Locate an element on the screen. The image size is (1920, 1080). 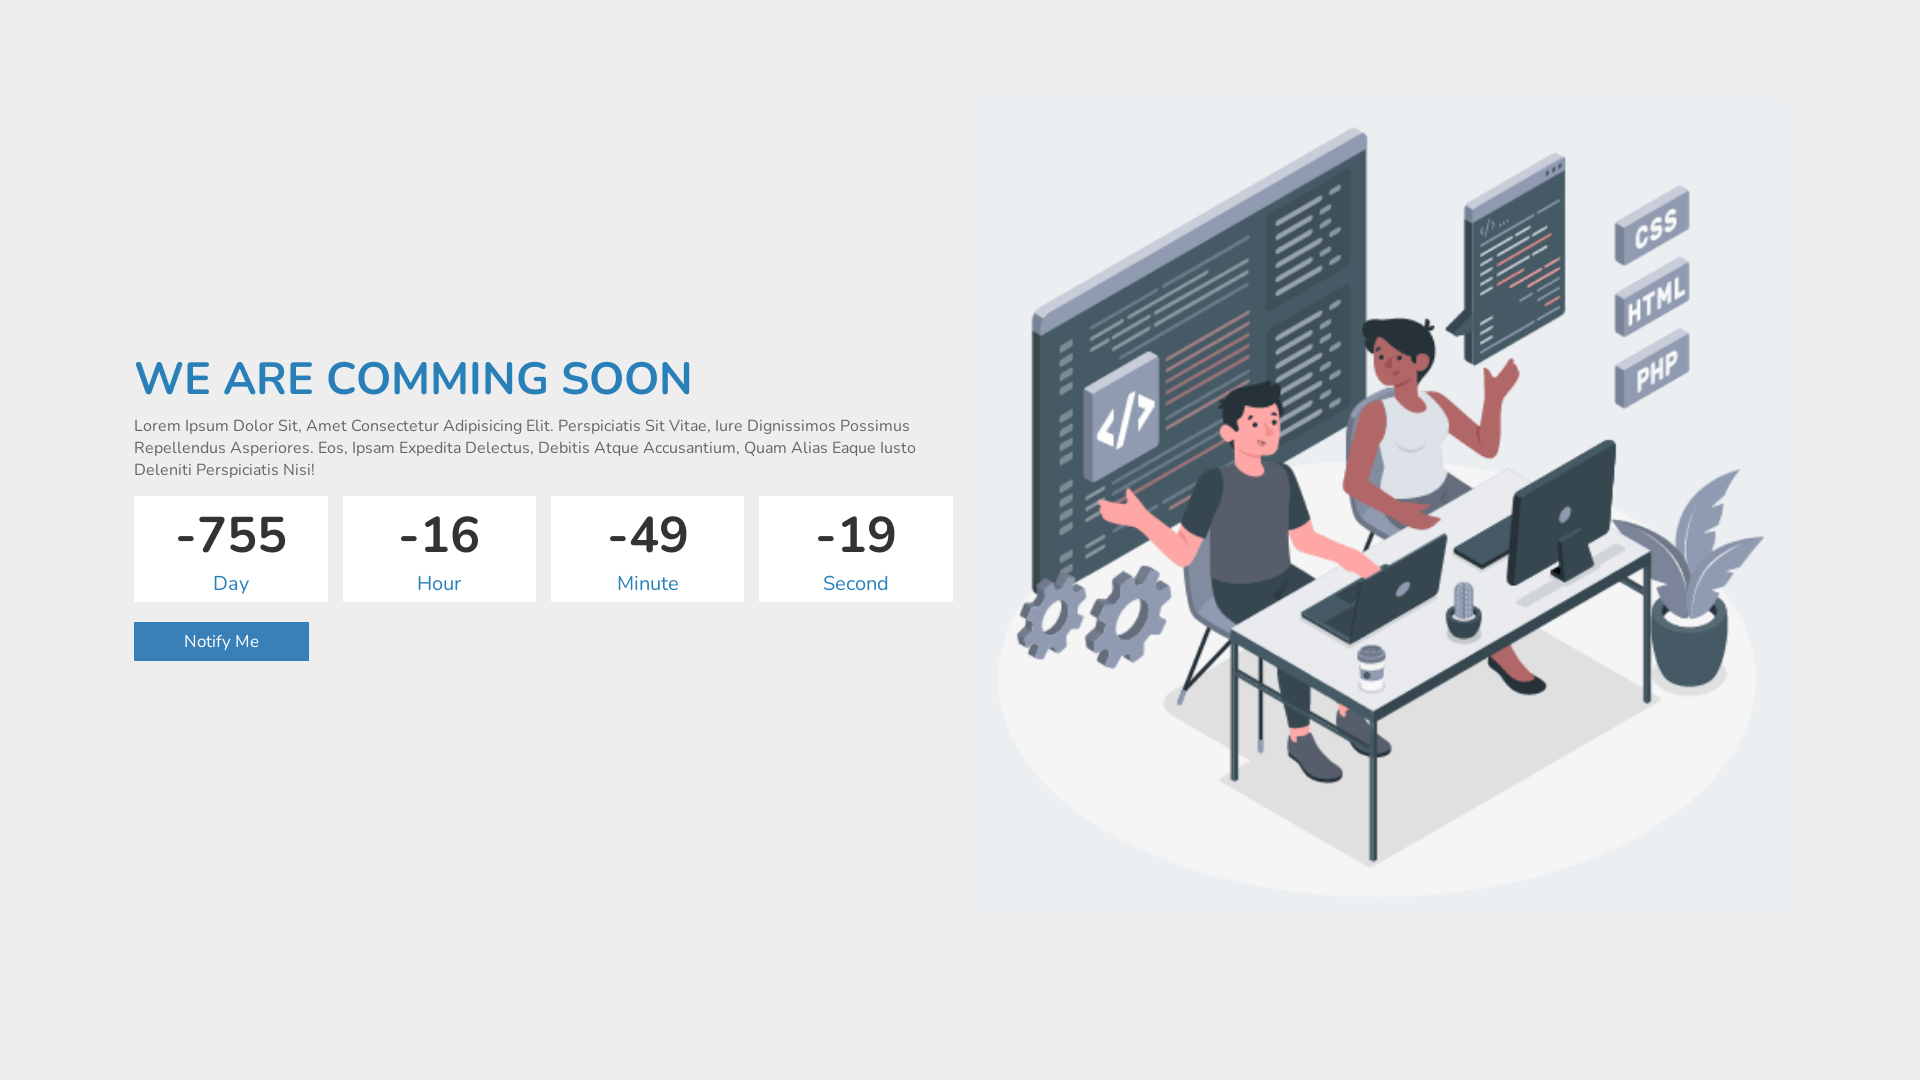
'Notify Me' is located at coordinates (221, 641).